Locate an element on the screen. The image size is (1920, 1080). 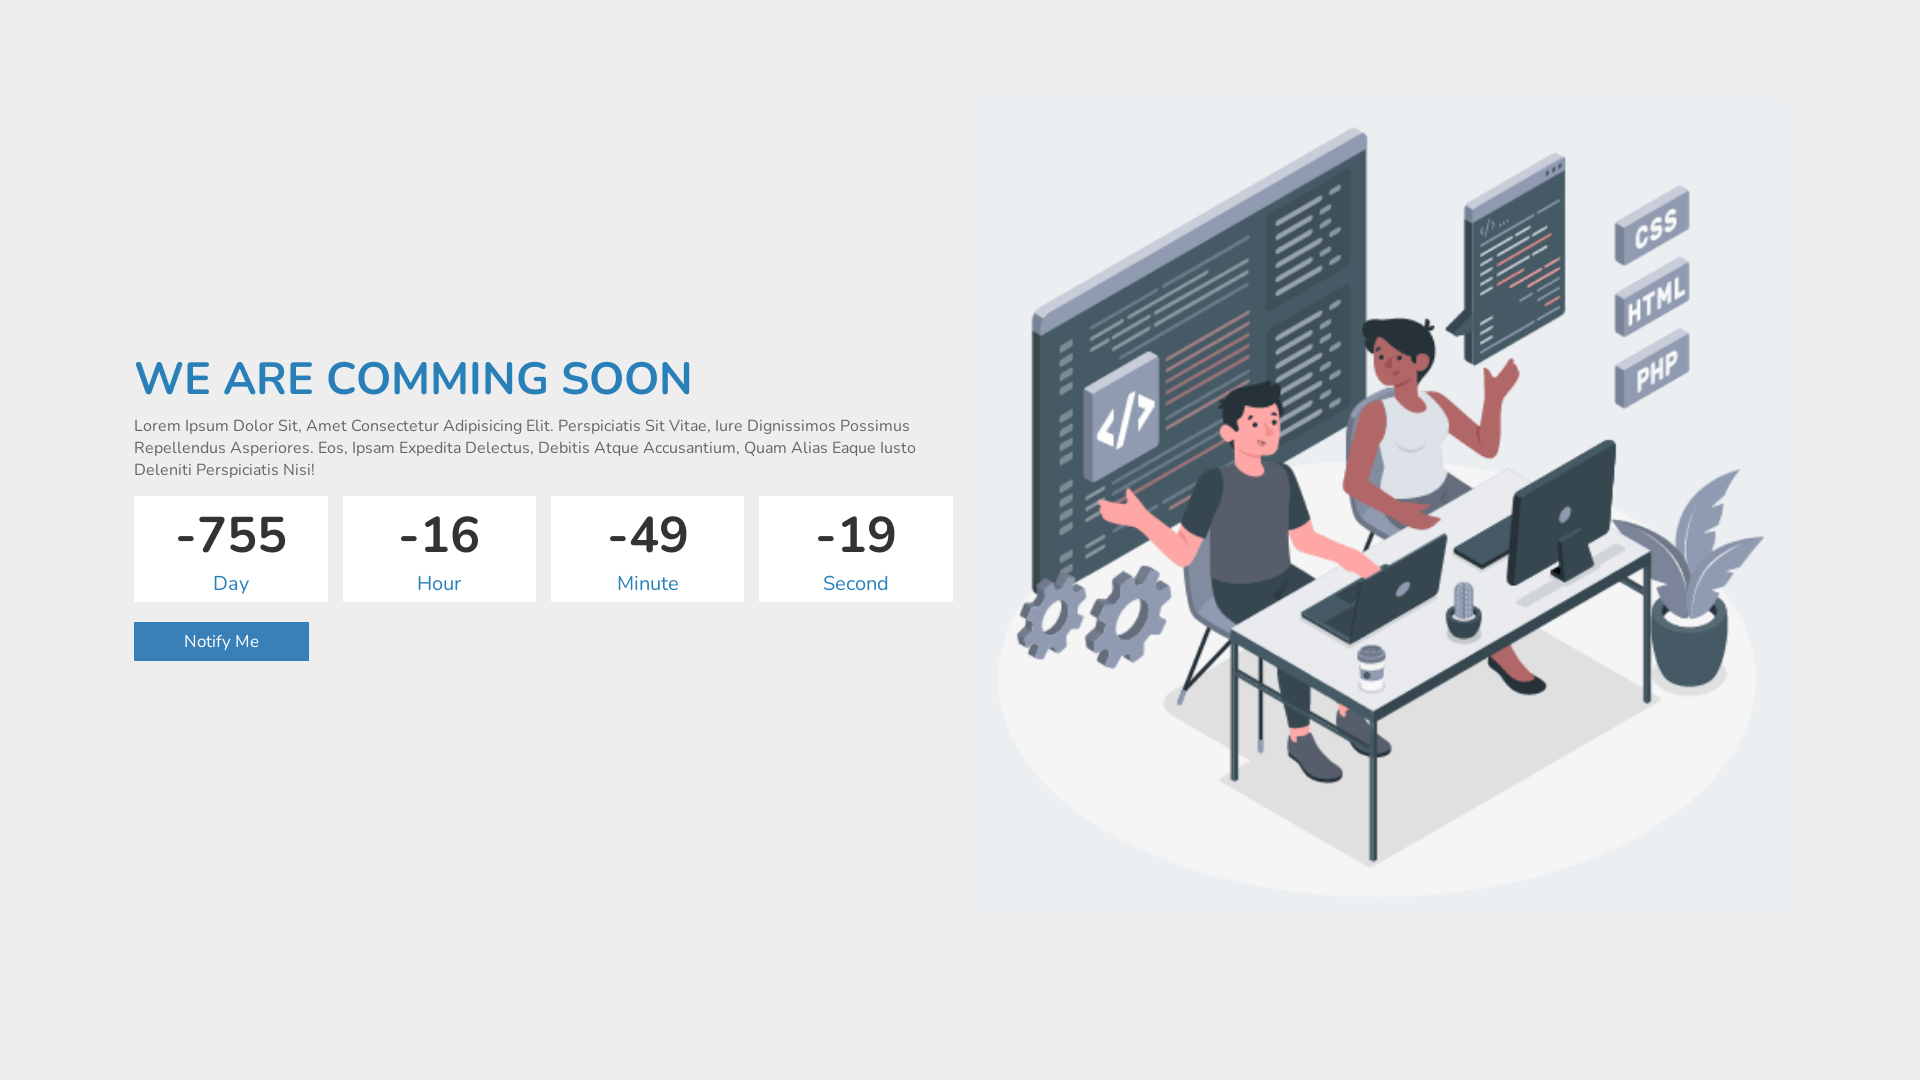
'Notify Me' is located at coordinates (221, 641).